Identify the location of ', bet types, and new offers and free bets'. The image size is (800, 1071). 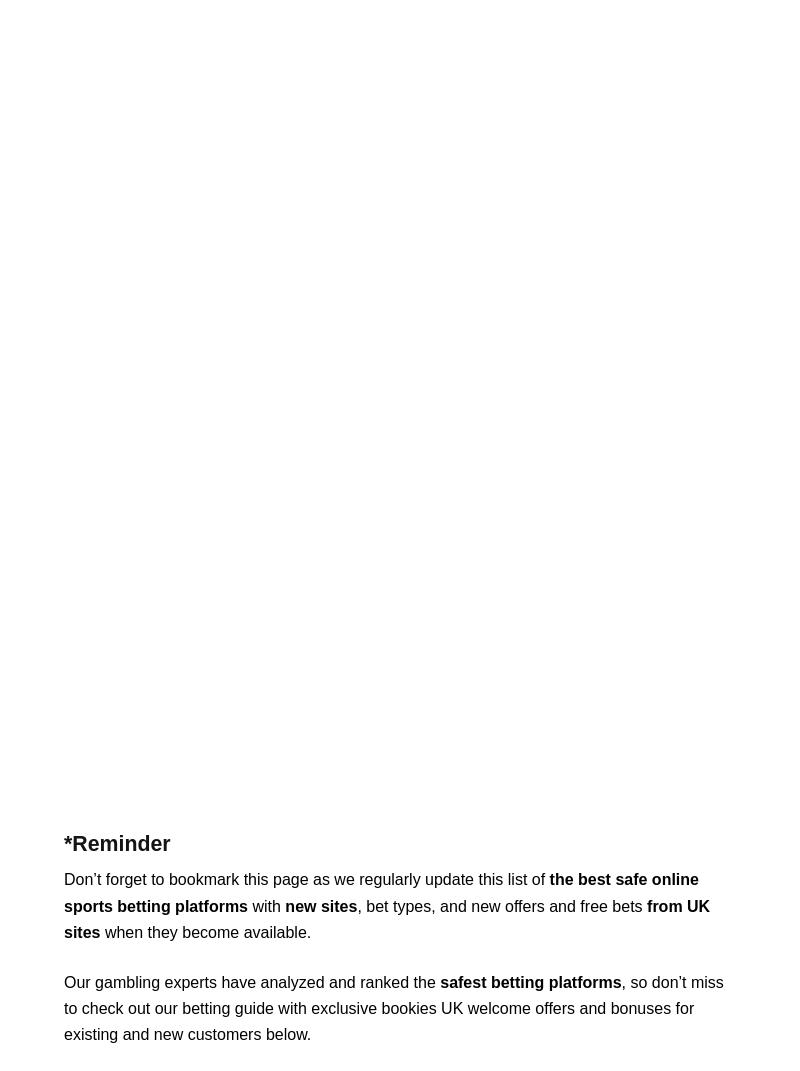
(499, 905).